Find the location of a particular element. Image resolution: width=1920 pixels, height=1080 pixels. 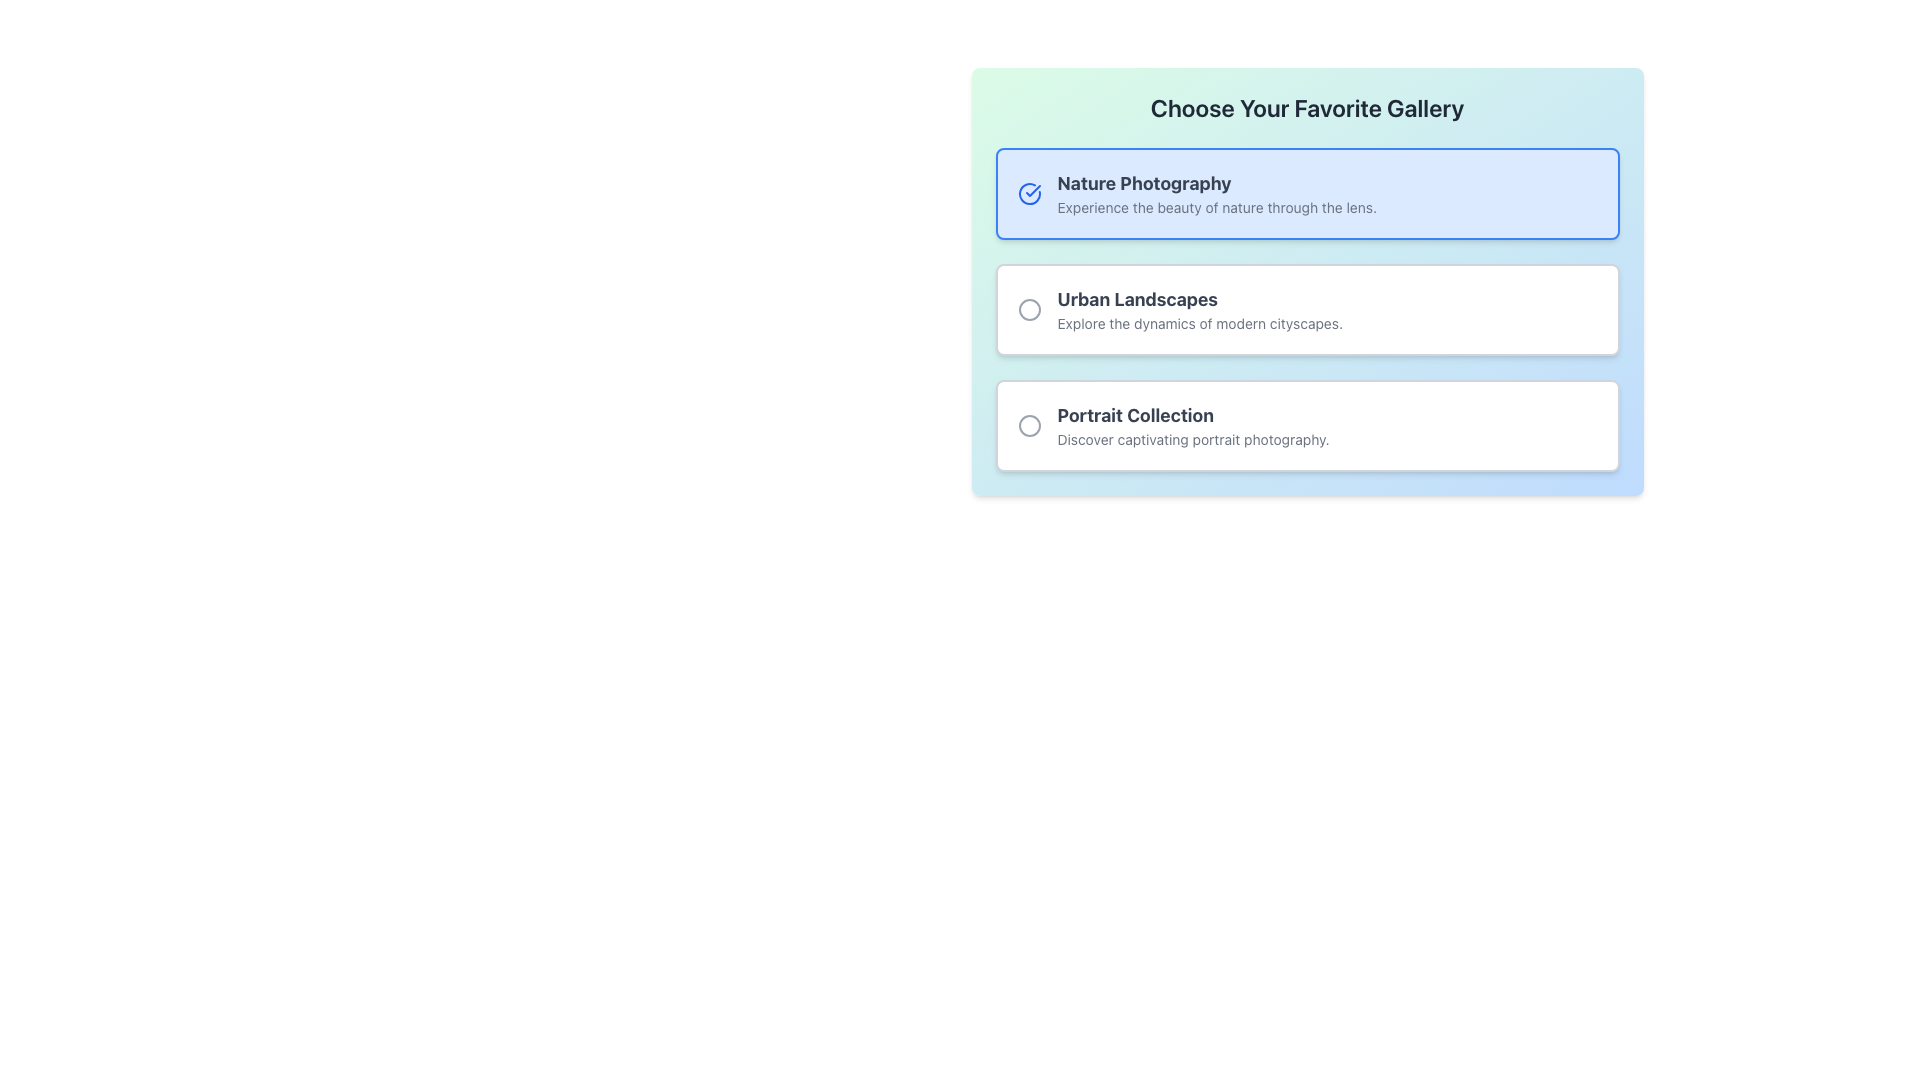

the 'Urban Landscapes' gallery selection button, which is located below the 'Nature Photography' block and above the 'Portrait Collection' block is located at coordinates (1307, 281).